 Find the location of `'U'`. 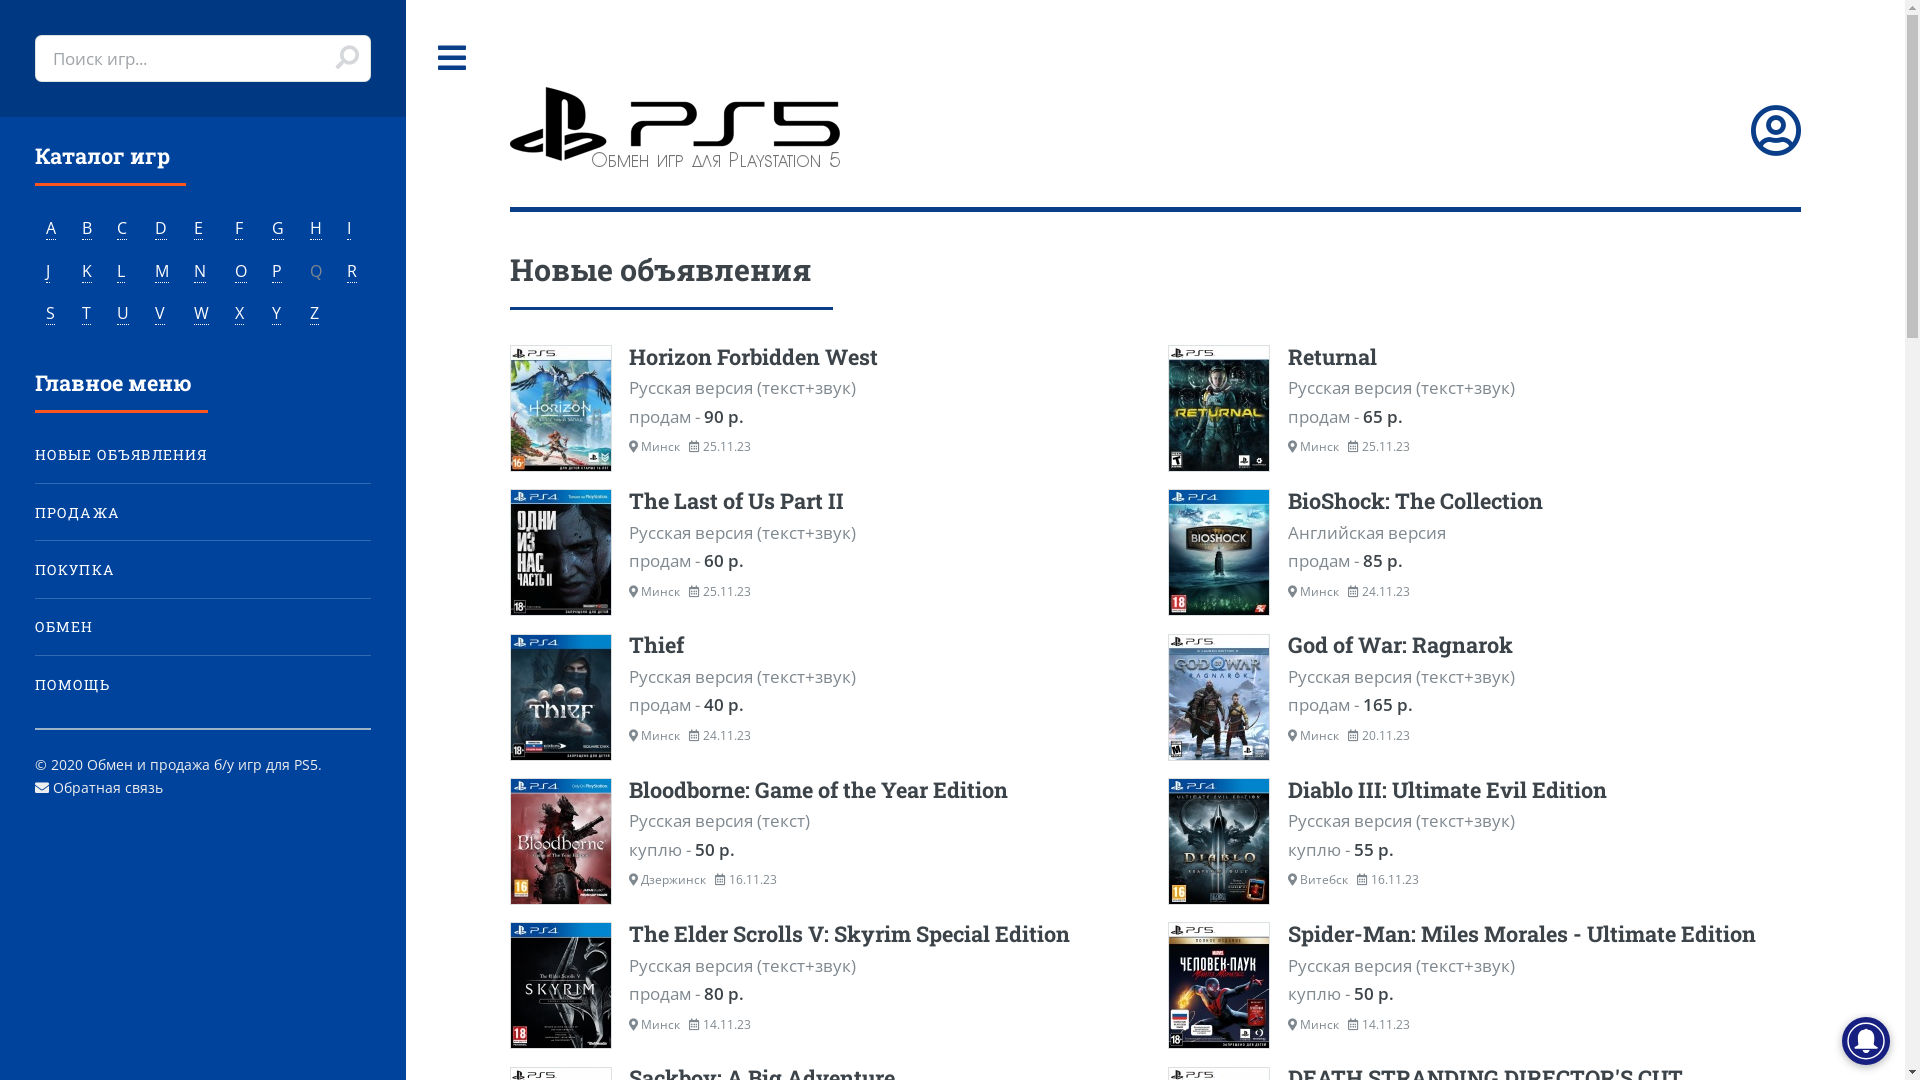

'U' is located at coordinates (122, 313).